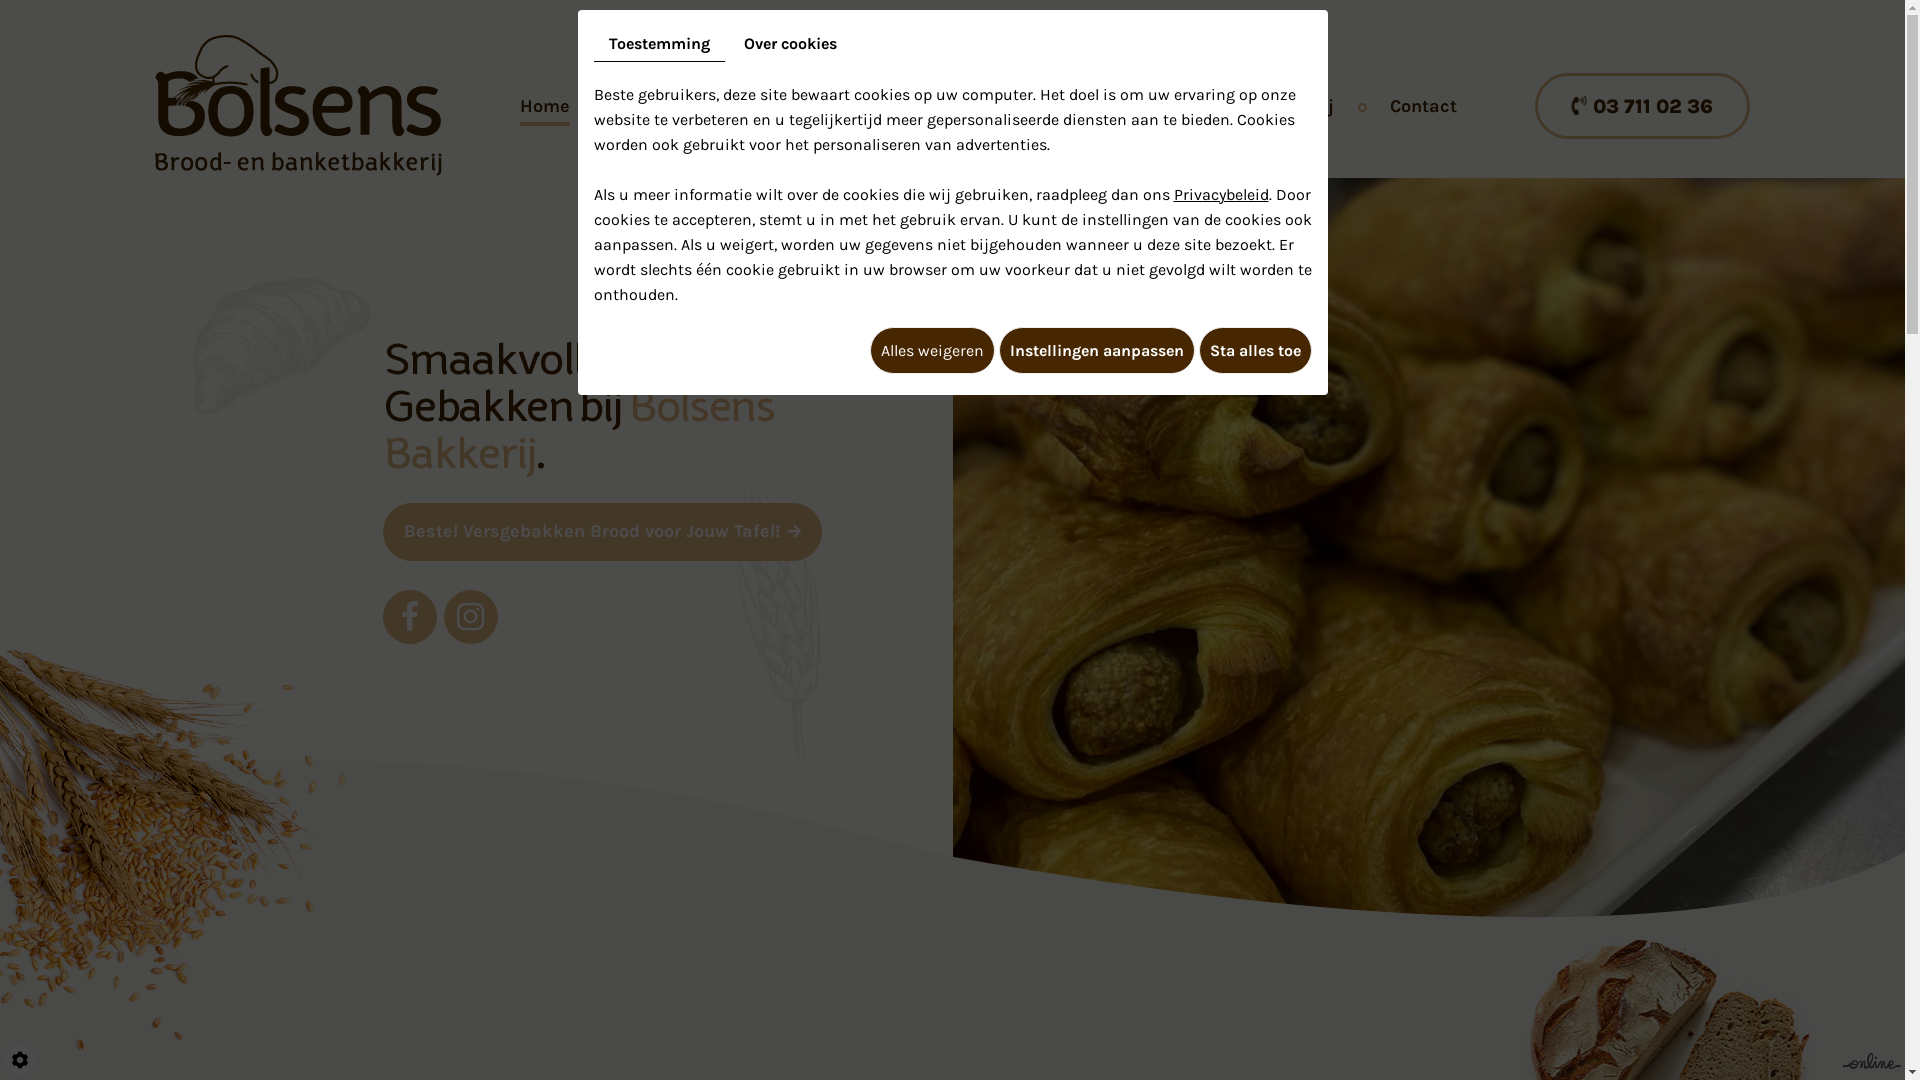  Describe the element at coordinates (659, 43) in the screenshot. I see `'Toestemming'` at that location.